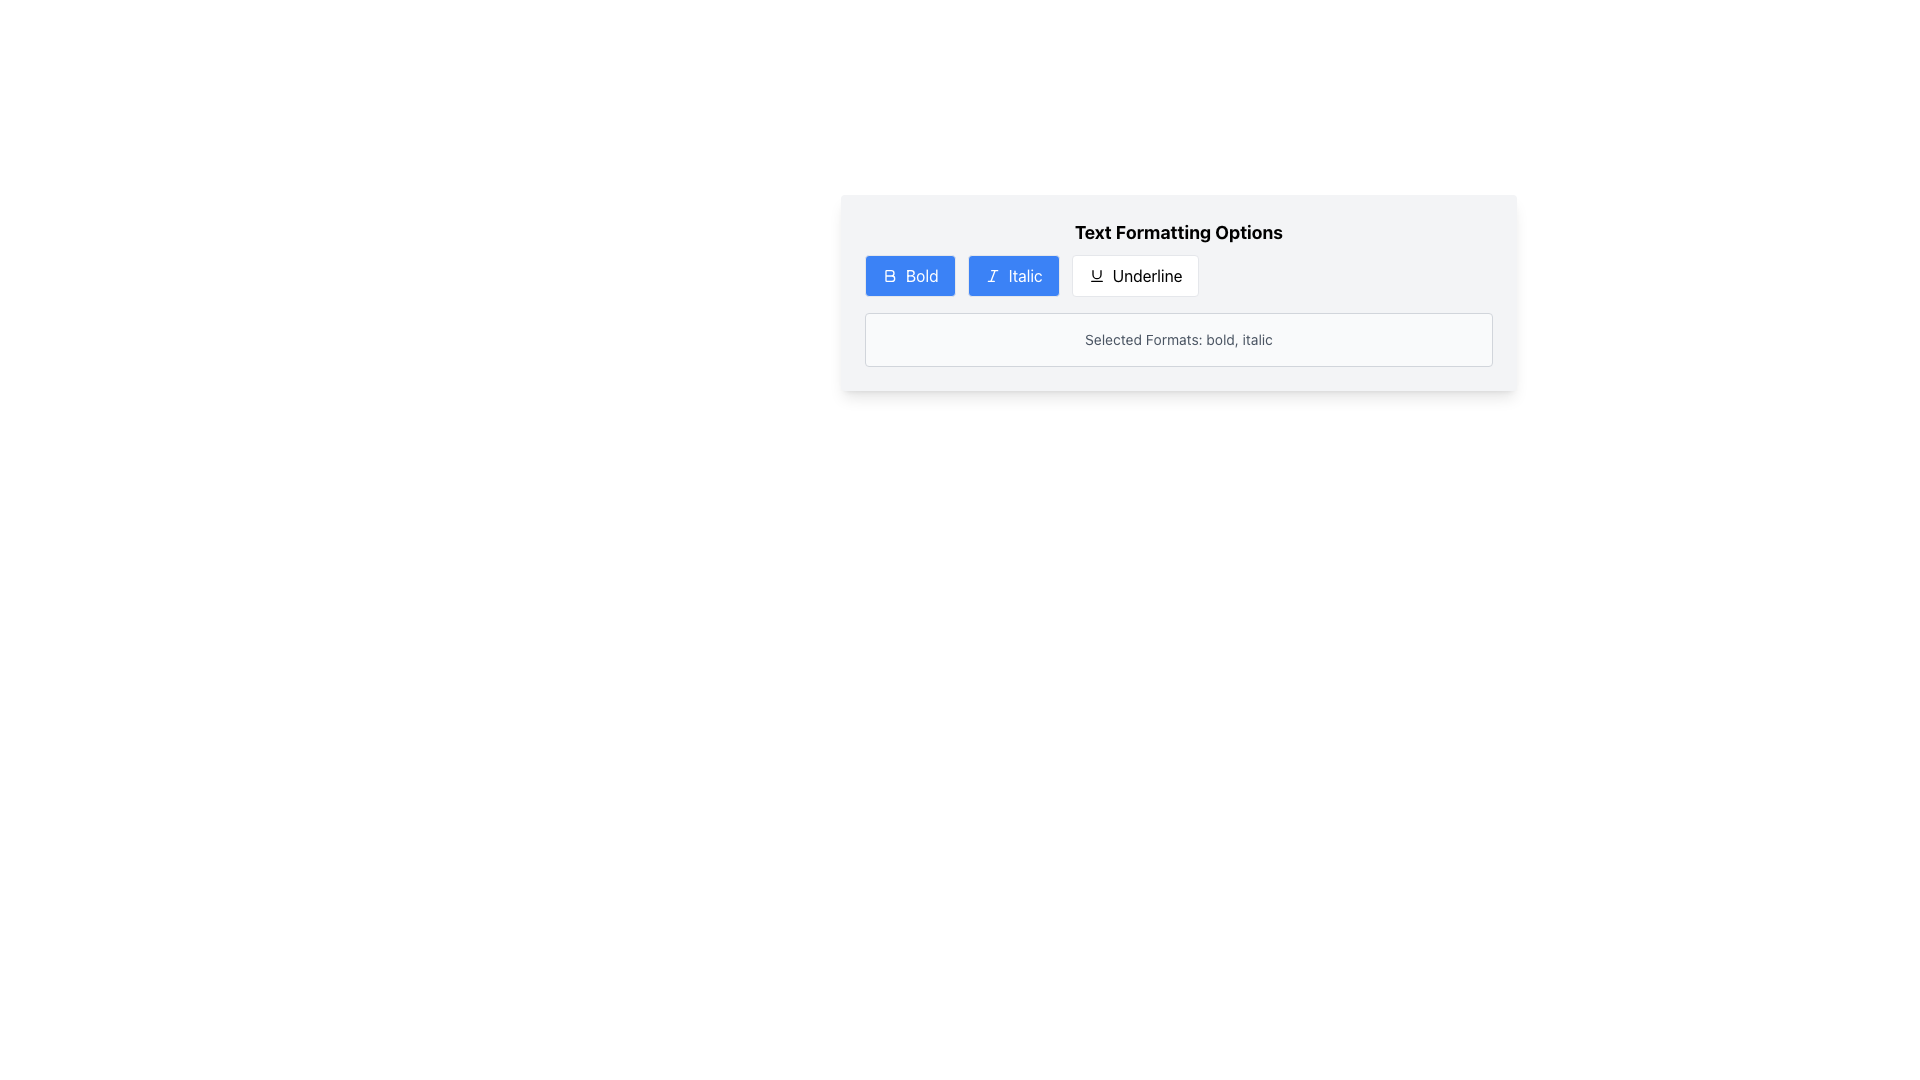  Describe the element at coordinates (992, 276) in the screenshot. I see `the italic formatting button, which is the second icon in the toolbar next to the Bold and Underline options, to activate italic formatting` at that location.